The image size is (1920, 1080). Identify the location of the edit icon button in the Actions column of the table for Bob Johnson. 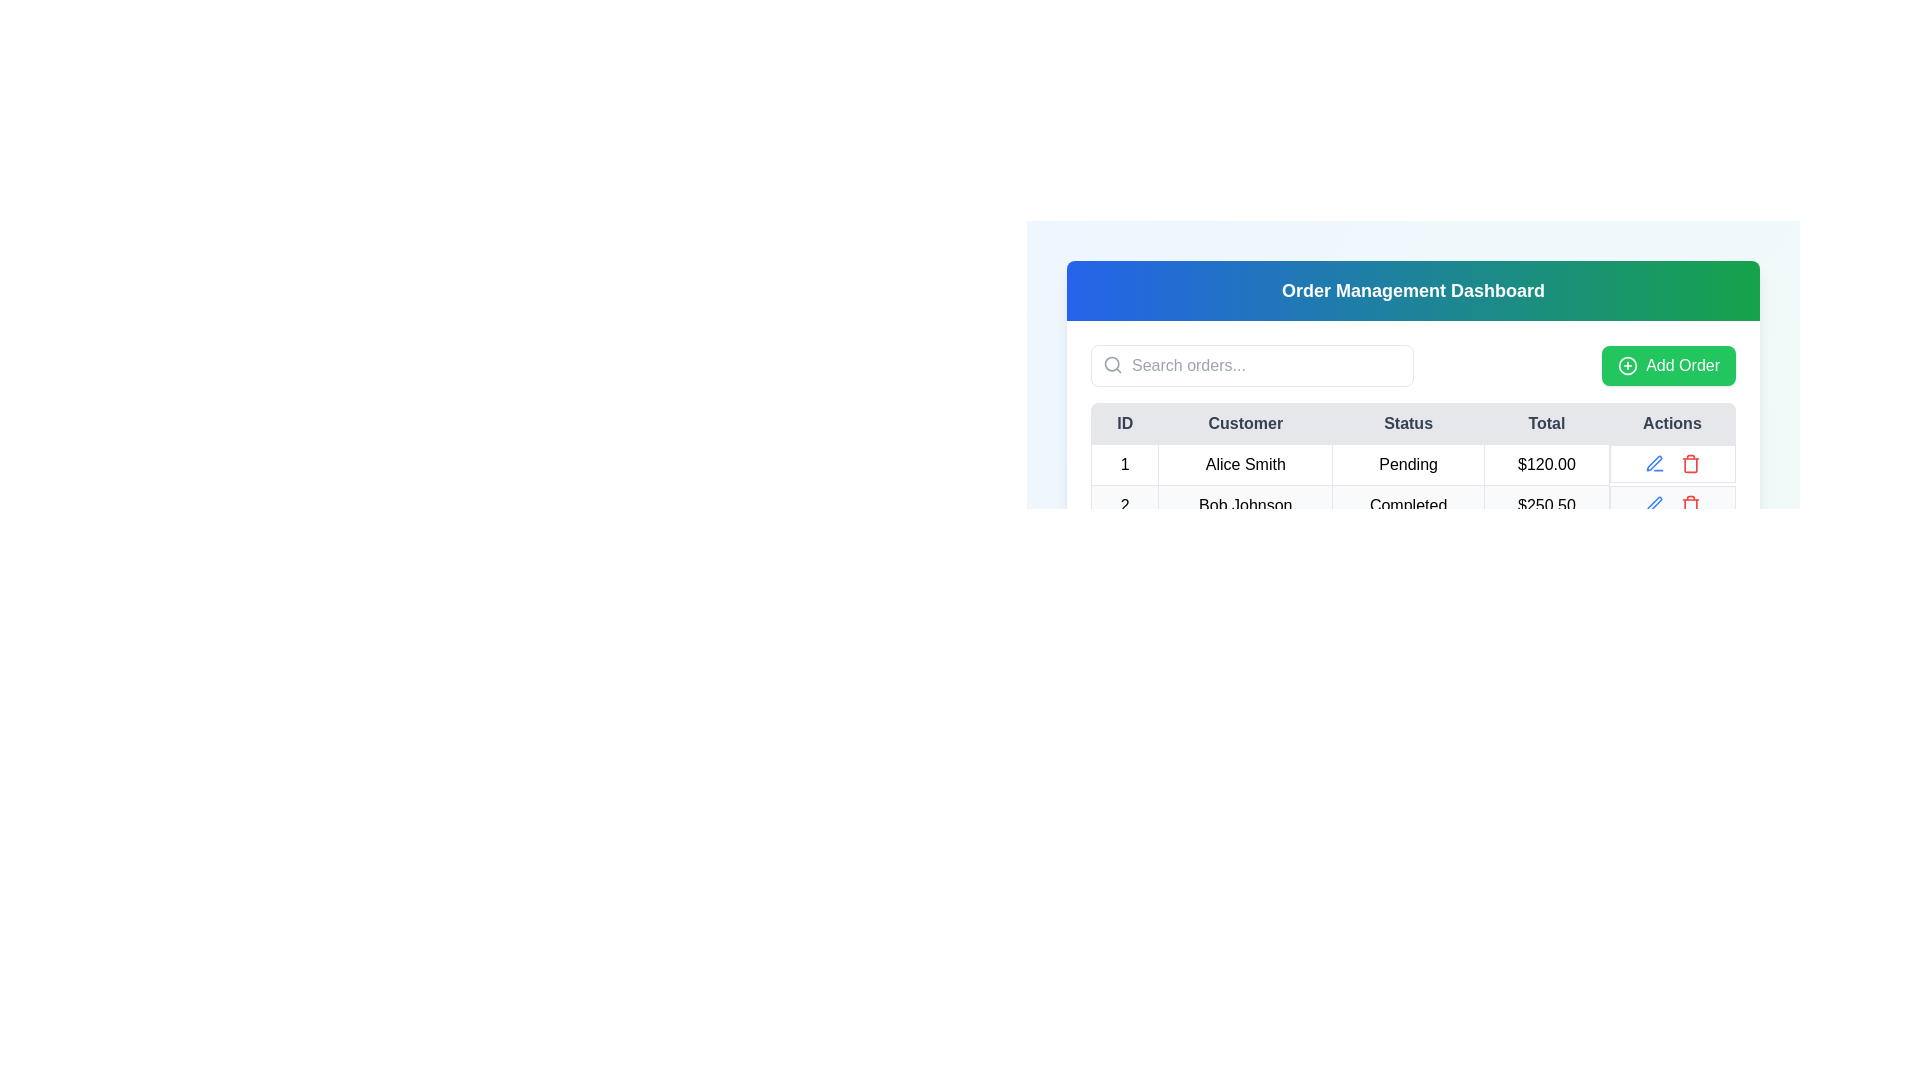
(1654, 503).